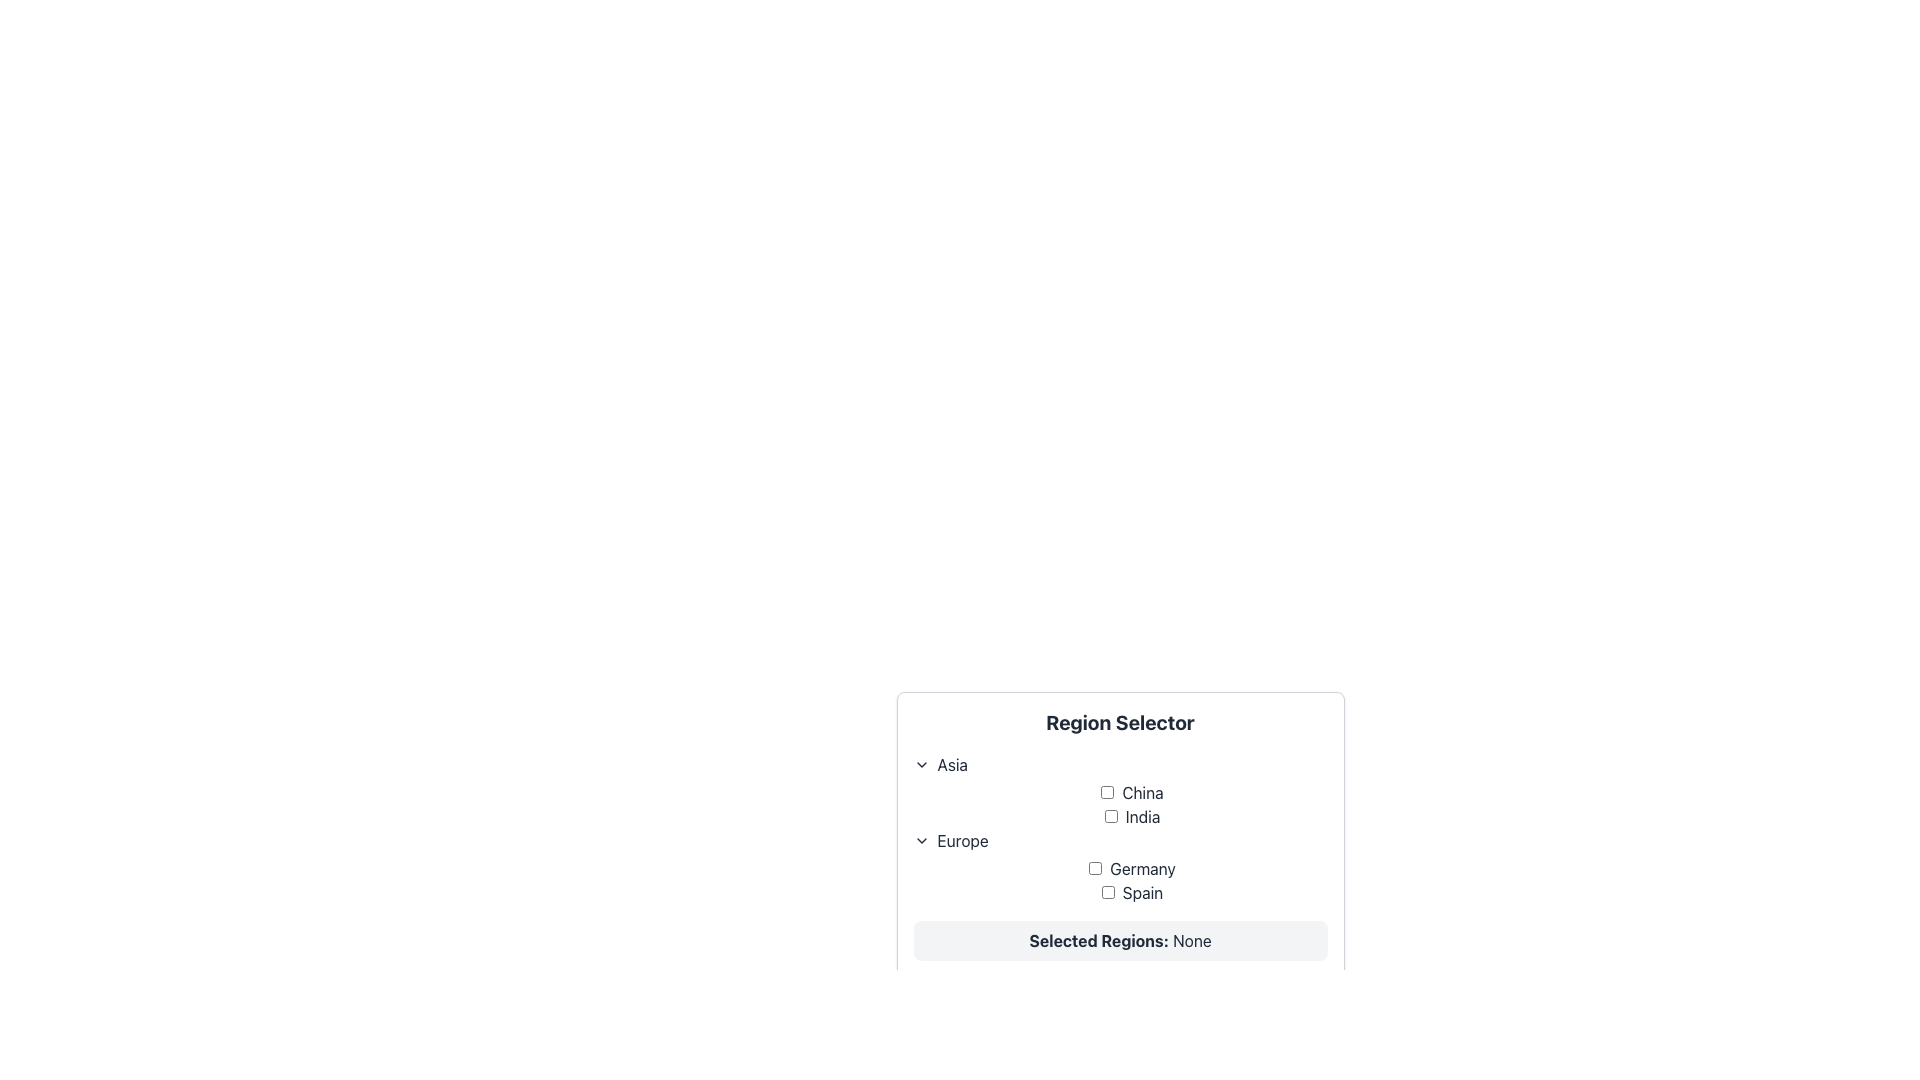 The width and height of the screenshot is (1920, 1080). Describe the element at coordinates (1132, 792) in the screenshot. I see `the checkbox associated with the 'China' label in the Asia region selection panel` at that location.